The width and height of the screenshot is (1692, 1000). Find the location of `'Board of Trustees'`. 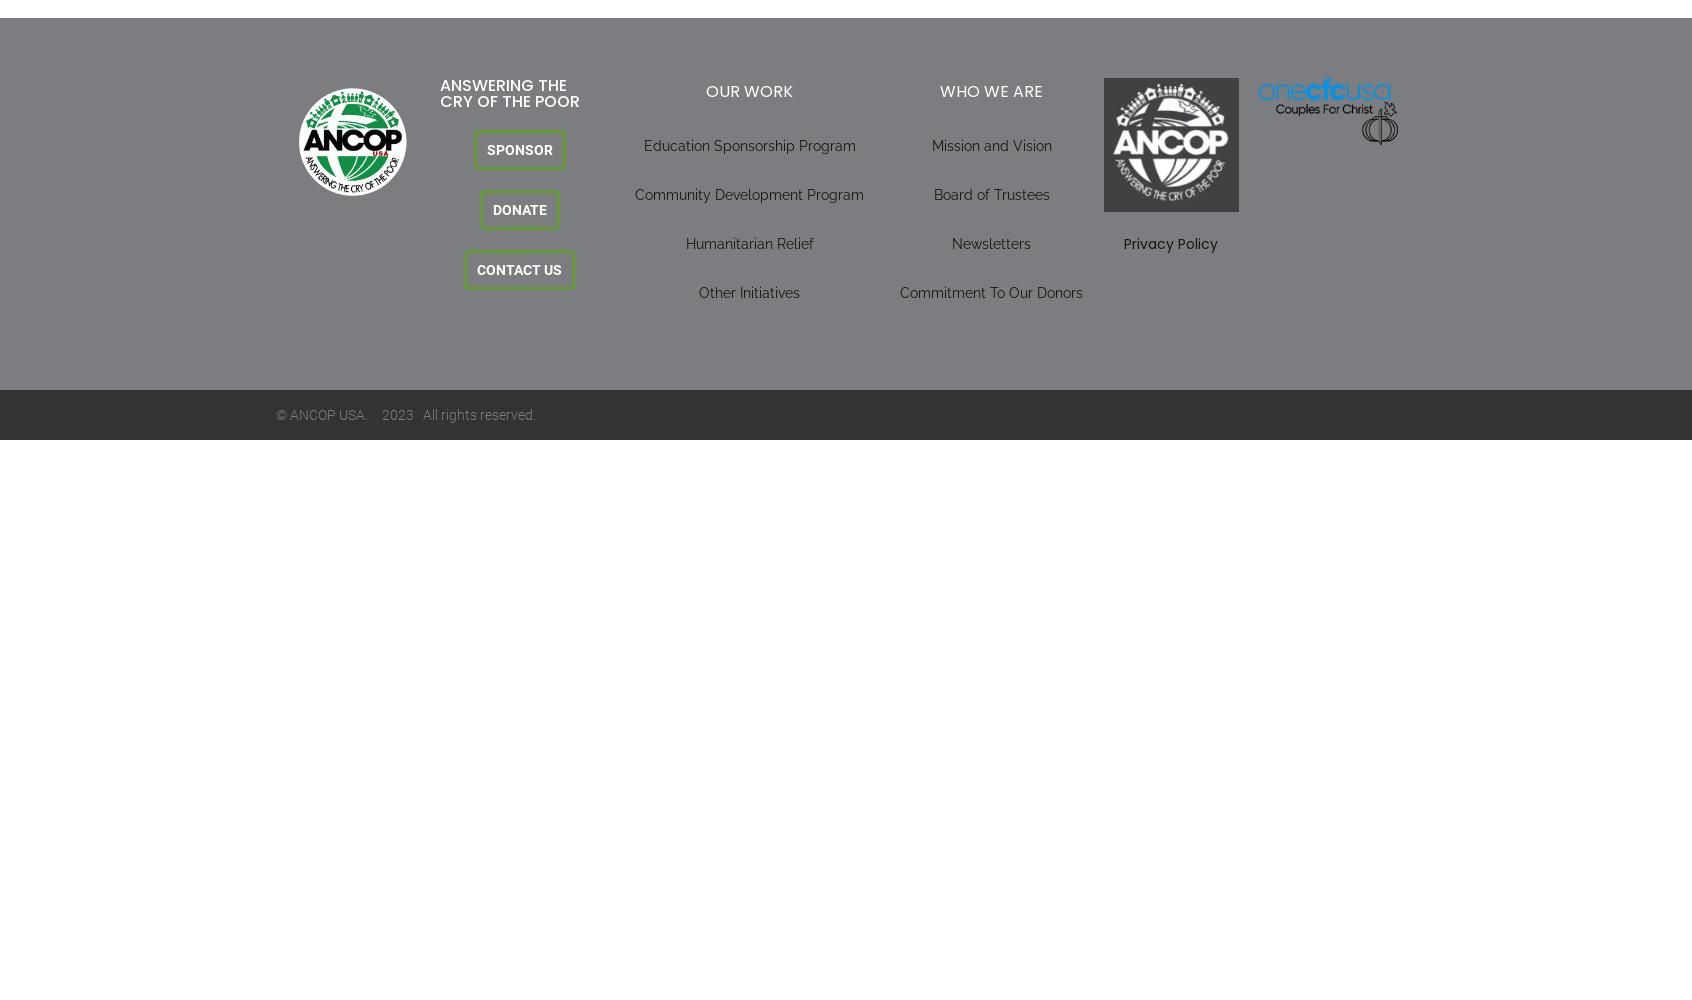

'Board of Trustees' is located at coordinates (990, 194).